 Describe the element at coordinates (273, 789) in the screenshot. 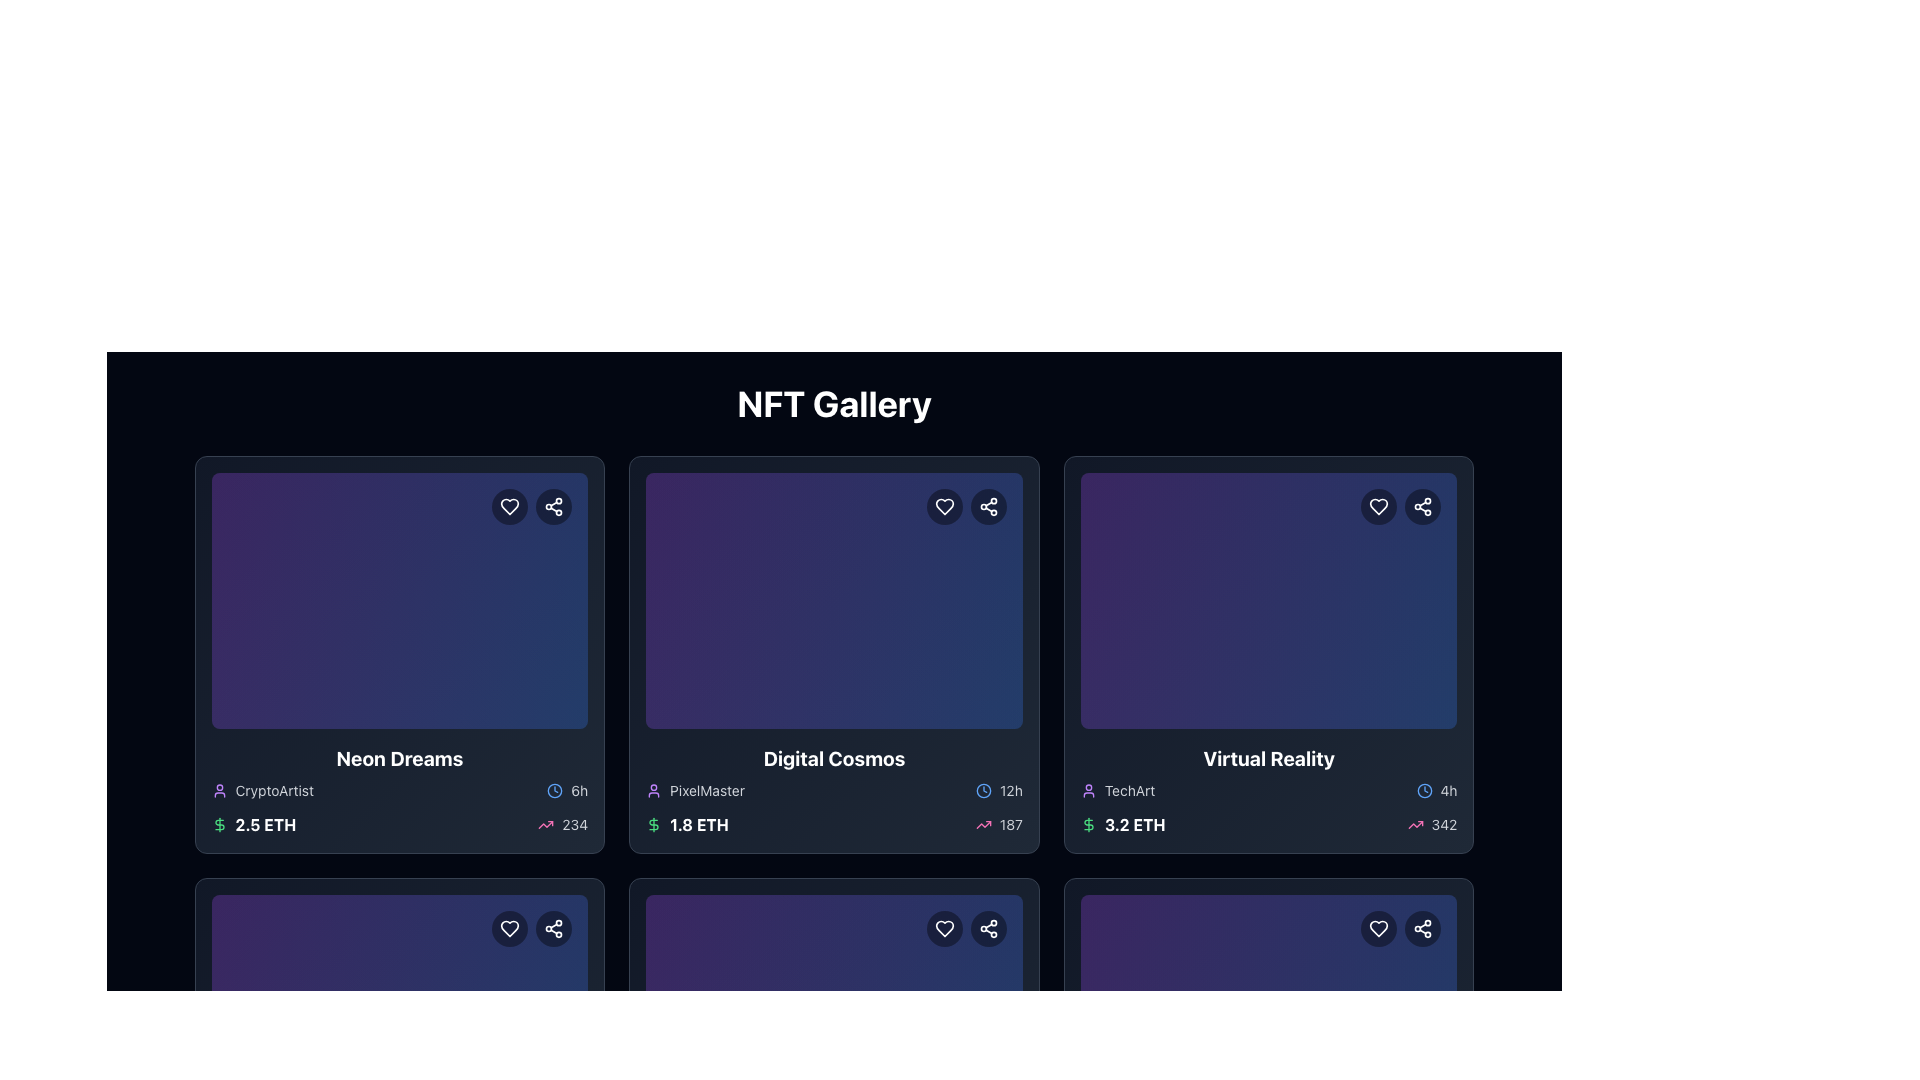

I see `the user profile associated with the NFT creator, located in the bottom-left section of the first card in the NFT gallery, near the username label` at that location.